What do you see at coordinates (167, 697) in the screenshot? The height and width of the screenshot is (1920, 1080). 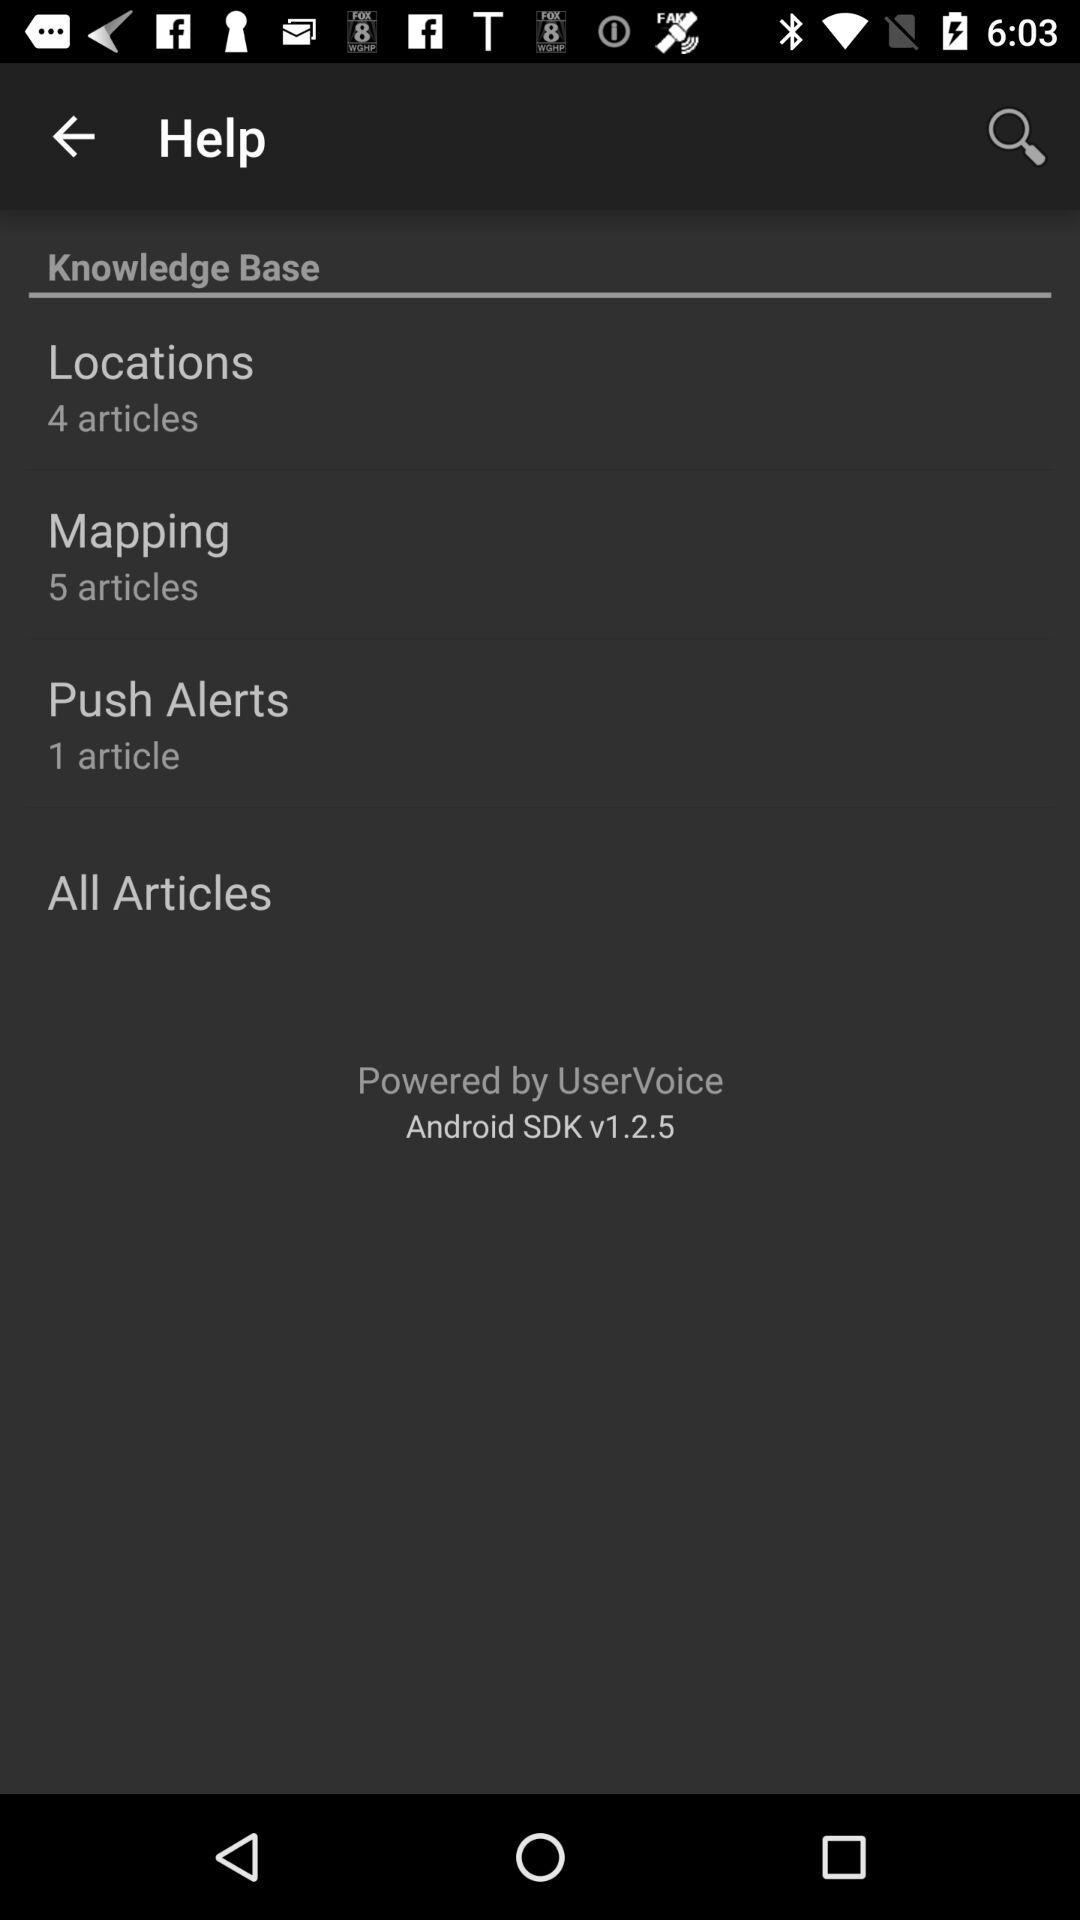 I see `icon above 1 article icon` at bounding box center [167, 697].